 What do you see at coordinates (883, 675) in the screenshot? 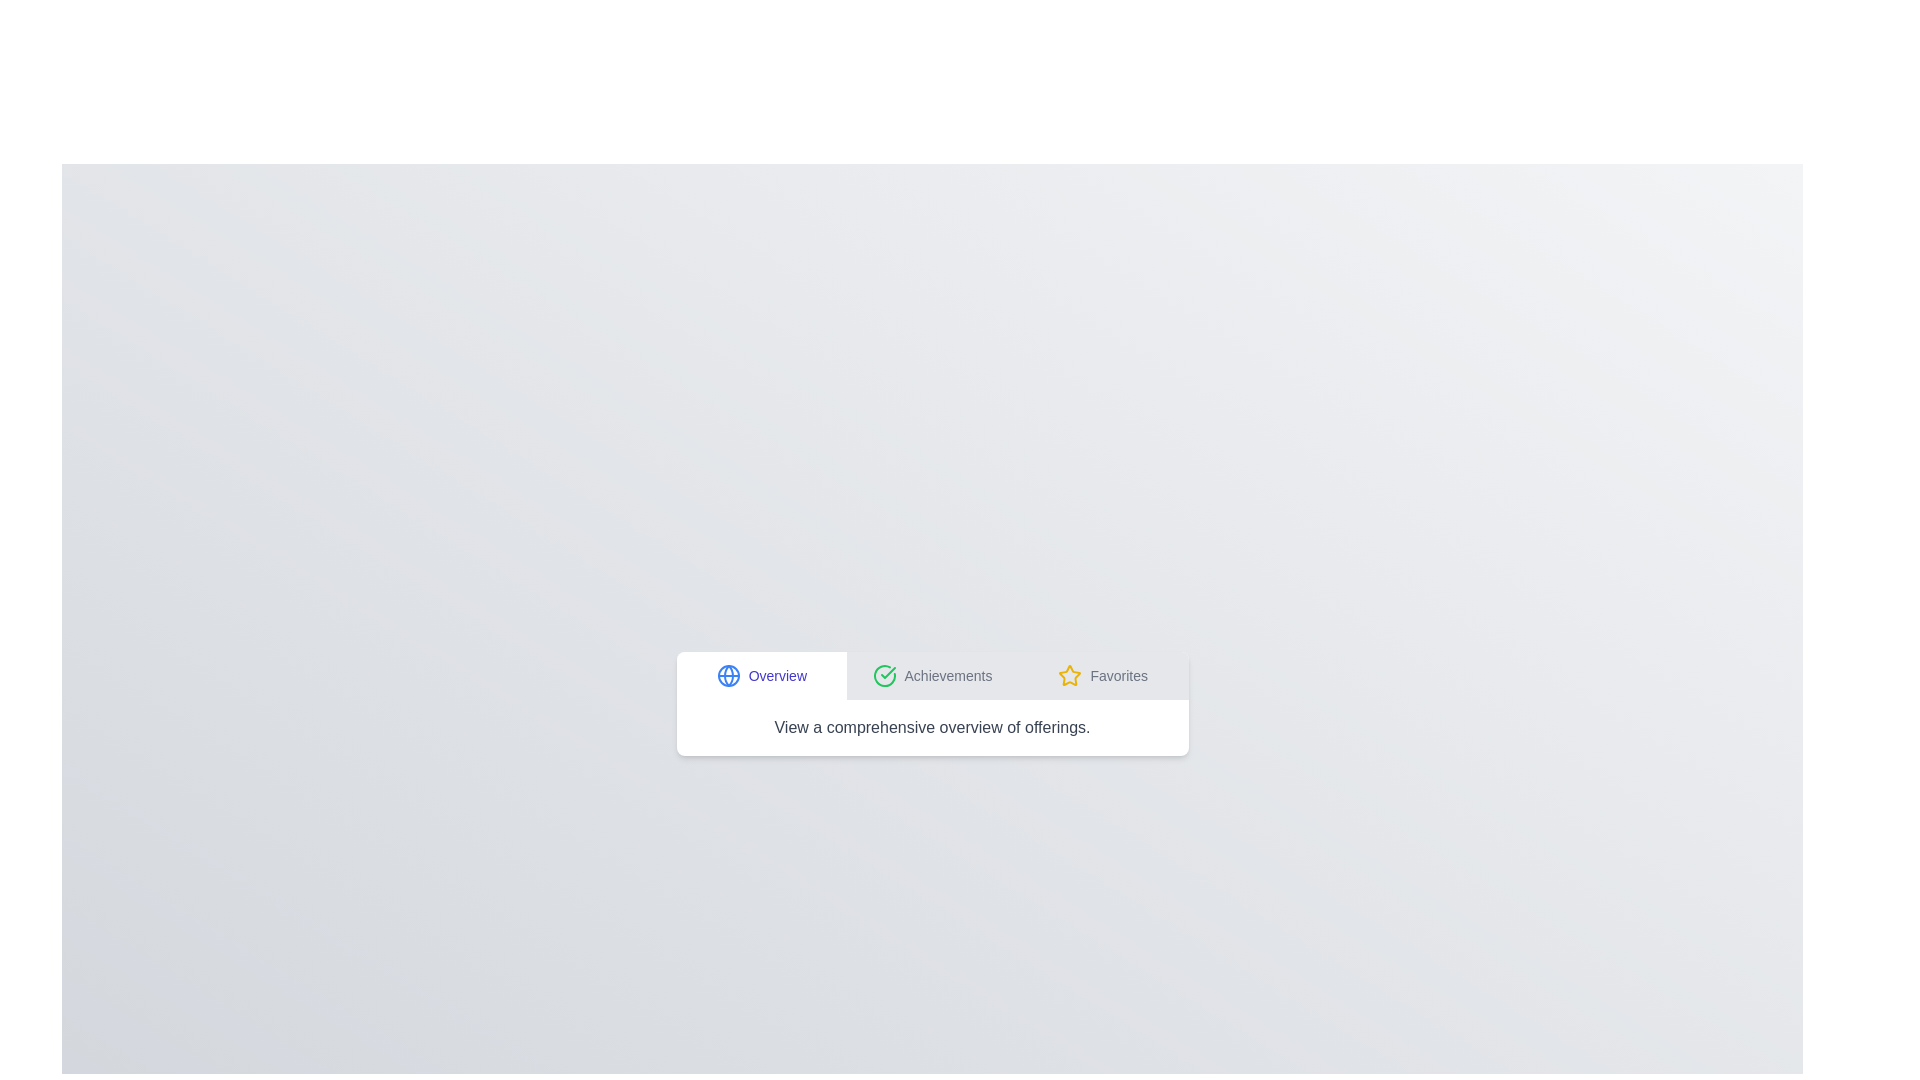
I see `the icon associated with the Achievements tab to activate it` at bounding box center [883, 675].